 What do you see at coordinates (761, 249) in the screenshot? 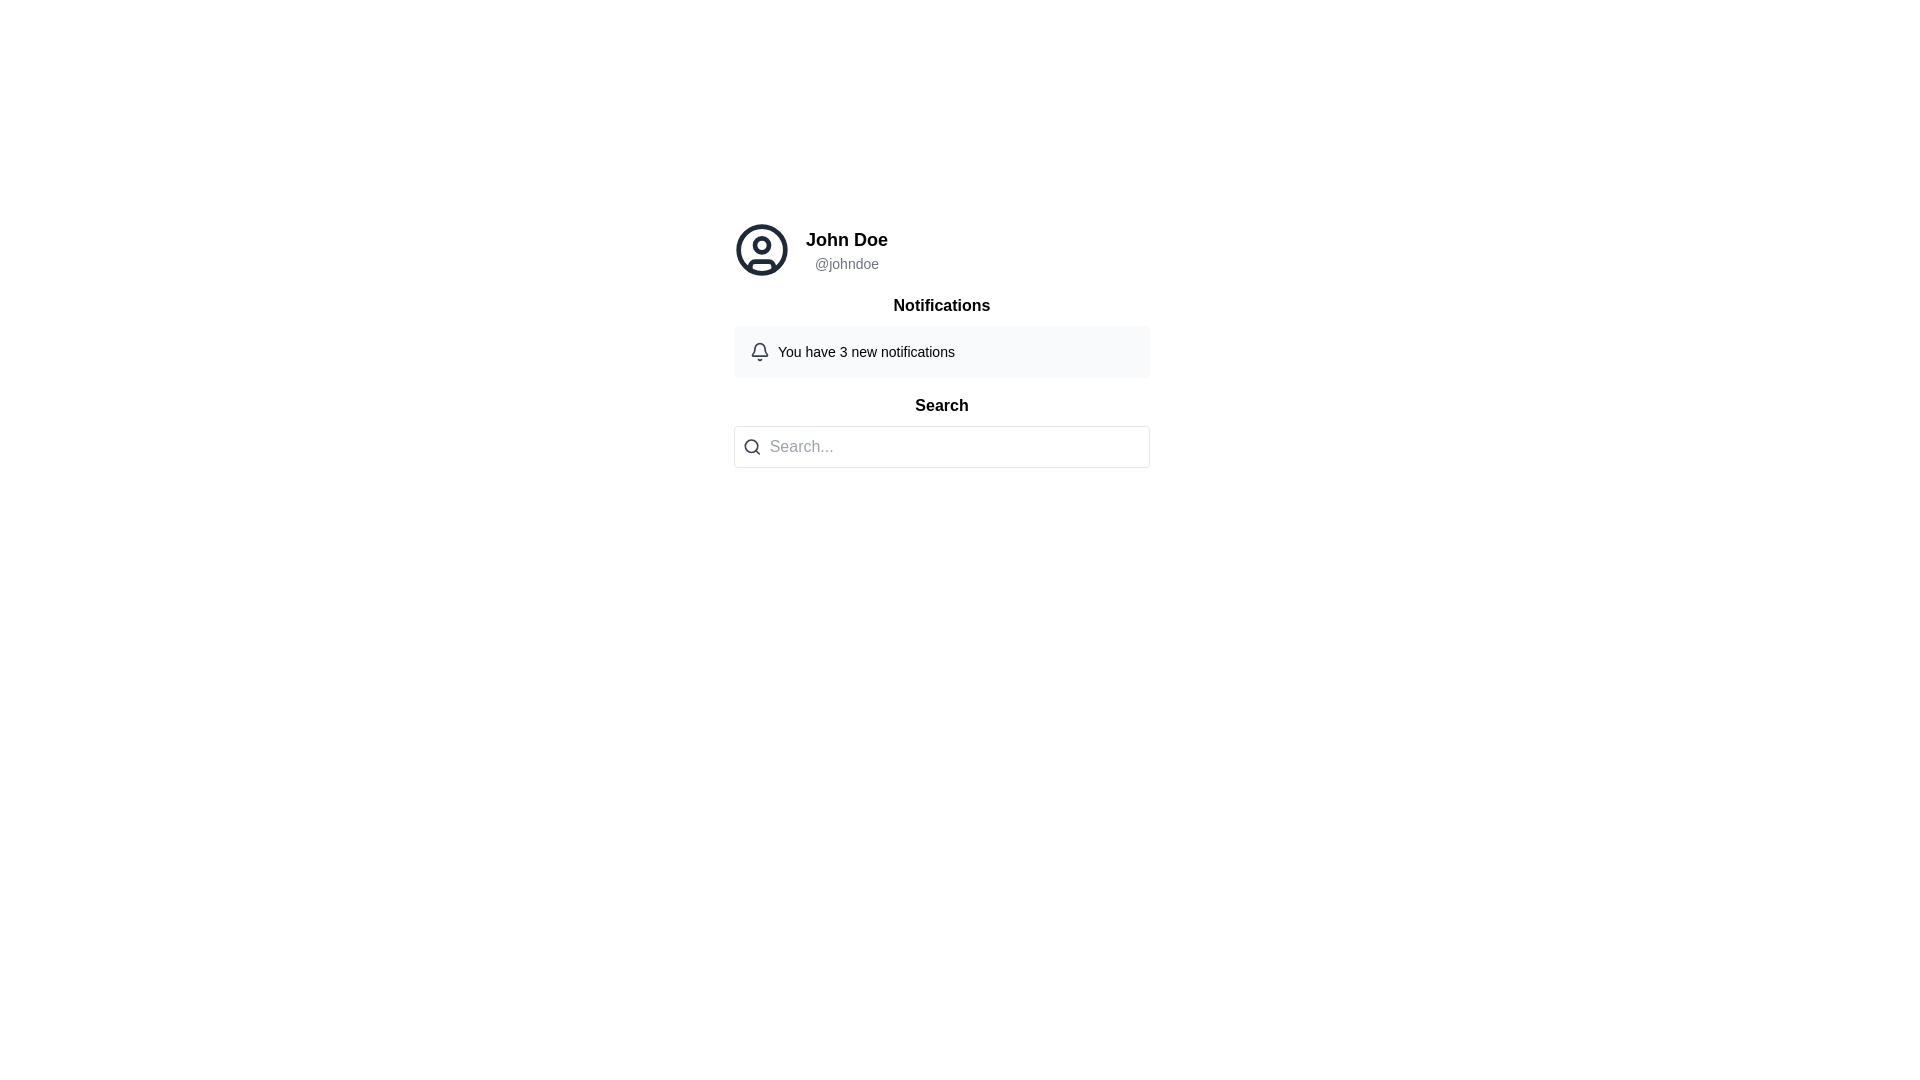
I see `the inner circle of the user profile icon, which is located to the left of the username 'John Doe' and handle '@johndoe'` at bounding box center [761, 249].